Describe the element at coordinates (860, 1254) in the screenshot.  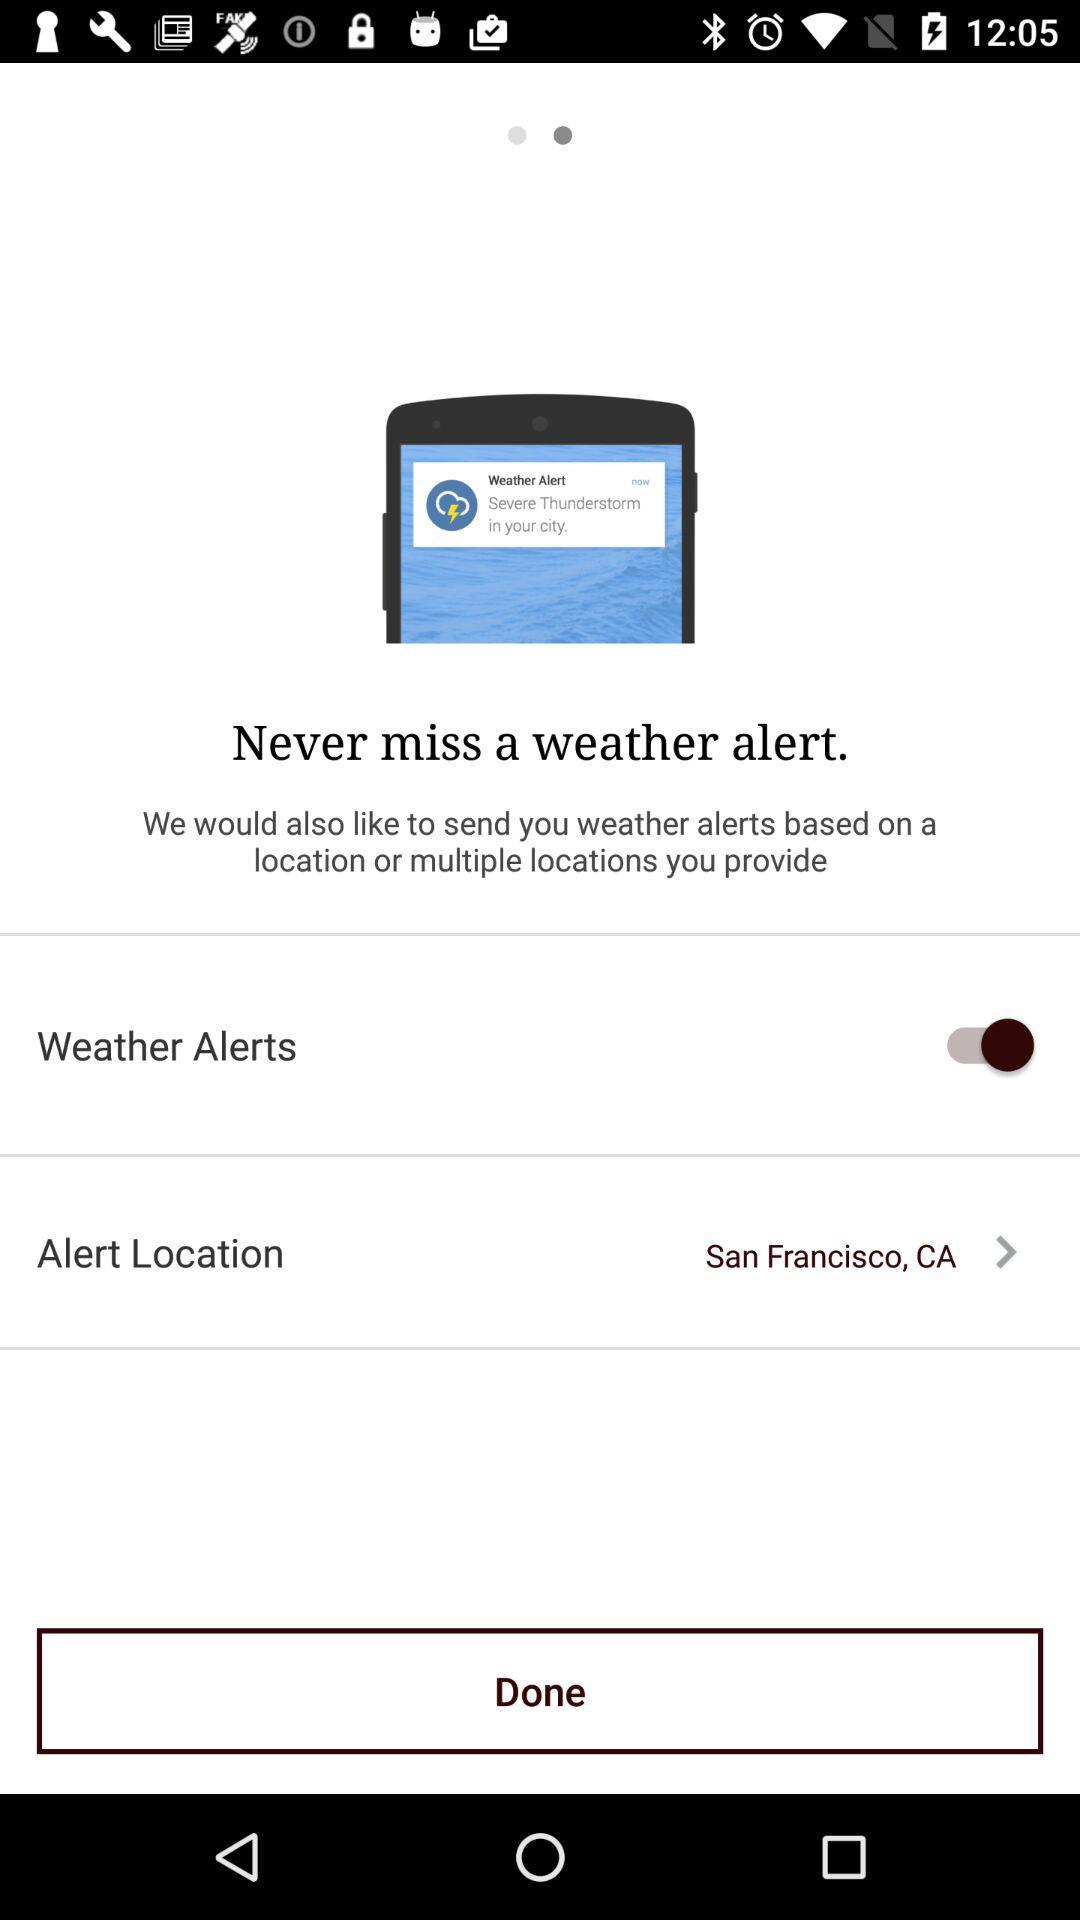
I see `the san francisco, ca item` at that location.